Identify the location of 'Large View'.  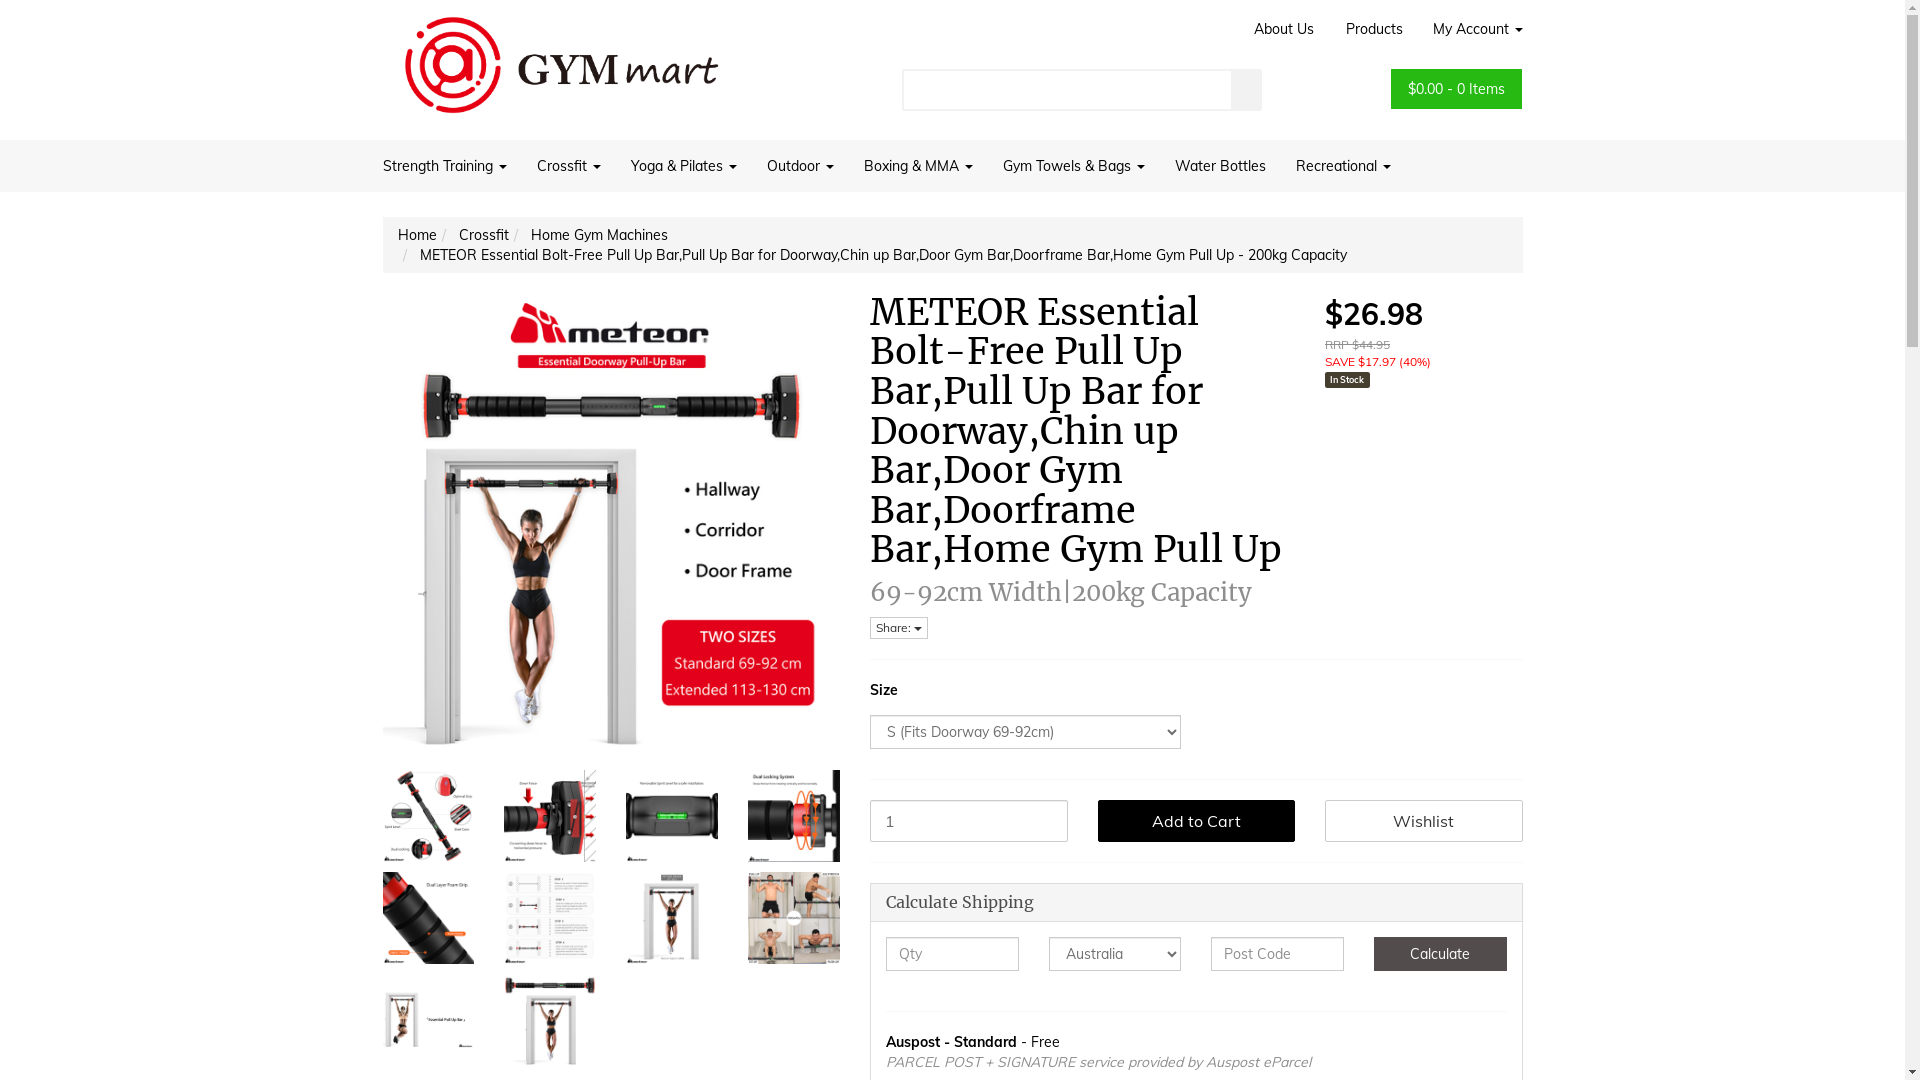
(426, 816).